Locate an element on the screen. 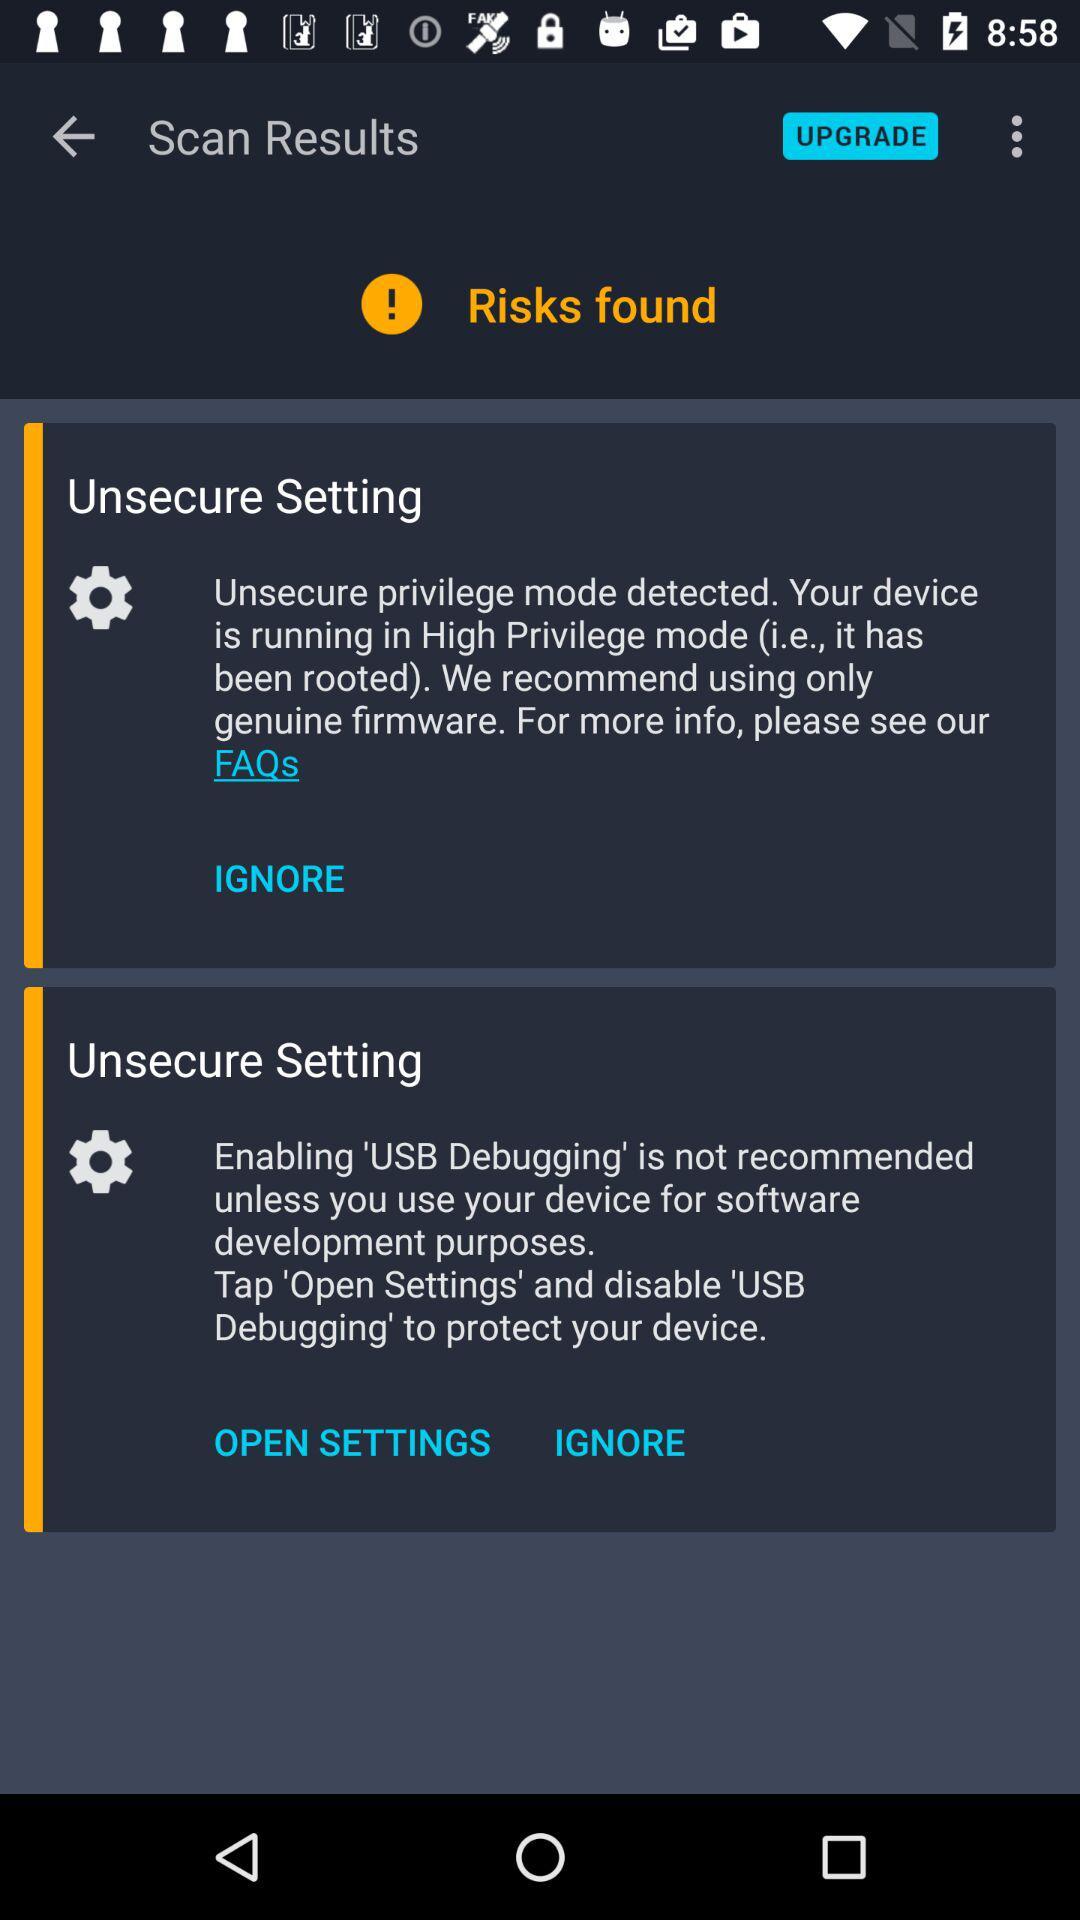  the button on the top right corner of the web page is located at coordinates (1017, 136).